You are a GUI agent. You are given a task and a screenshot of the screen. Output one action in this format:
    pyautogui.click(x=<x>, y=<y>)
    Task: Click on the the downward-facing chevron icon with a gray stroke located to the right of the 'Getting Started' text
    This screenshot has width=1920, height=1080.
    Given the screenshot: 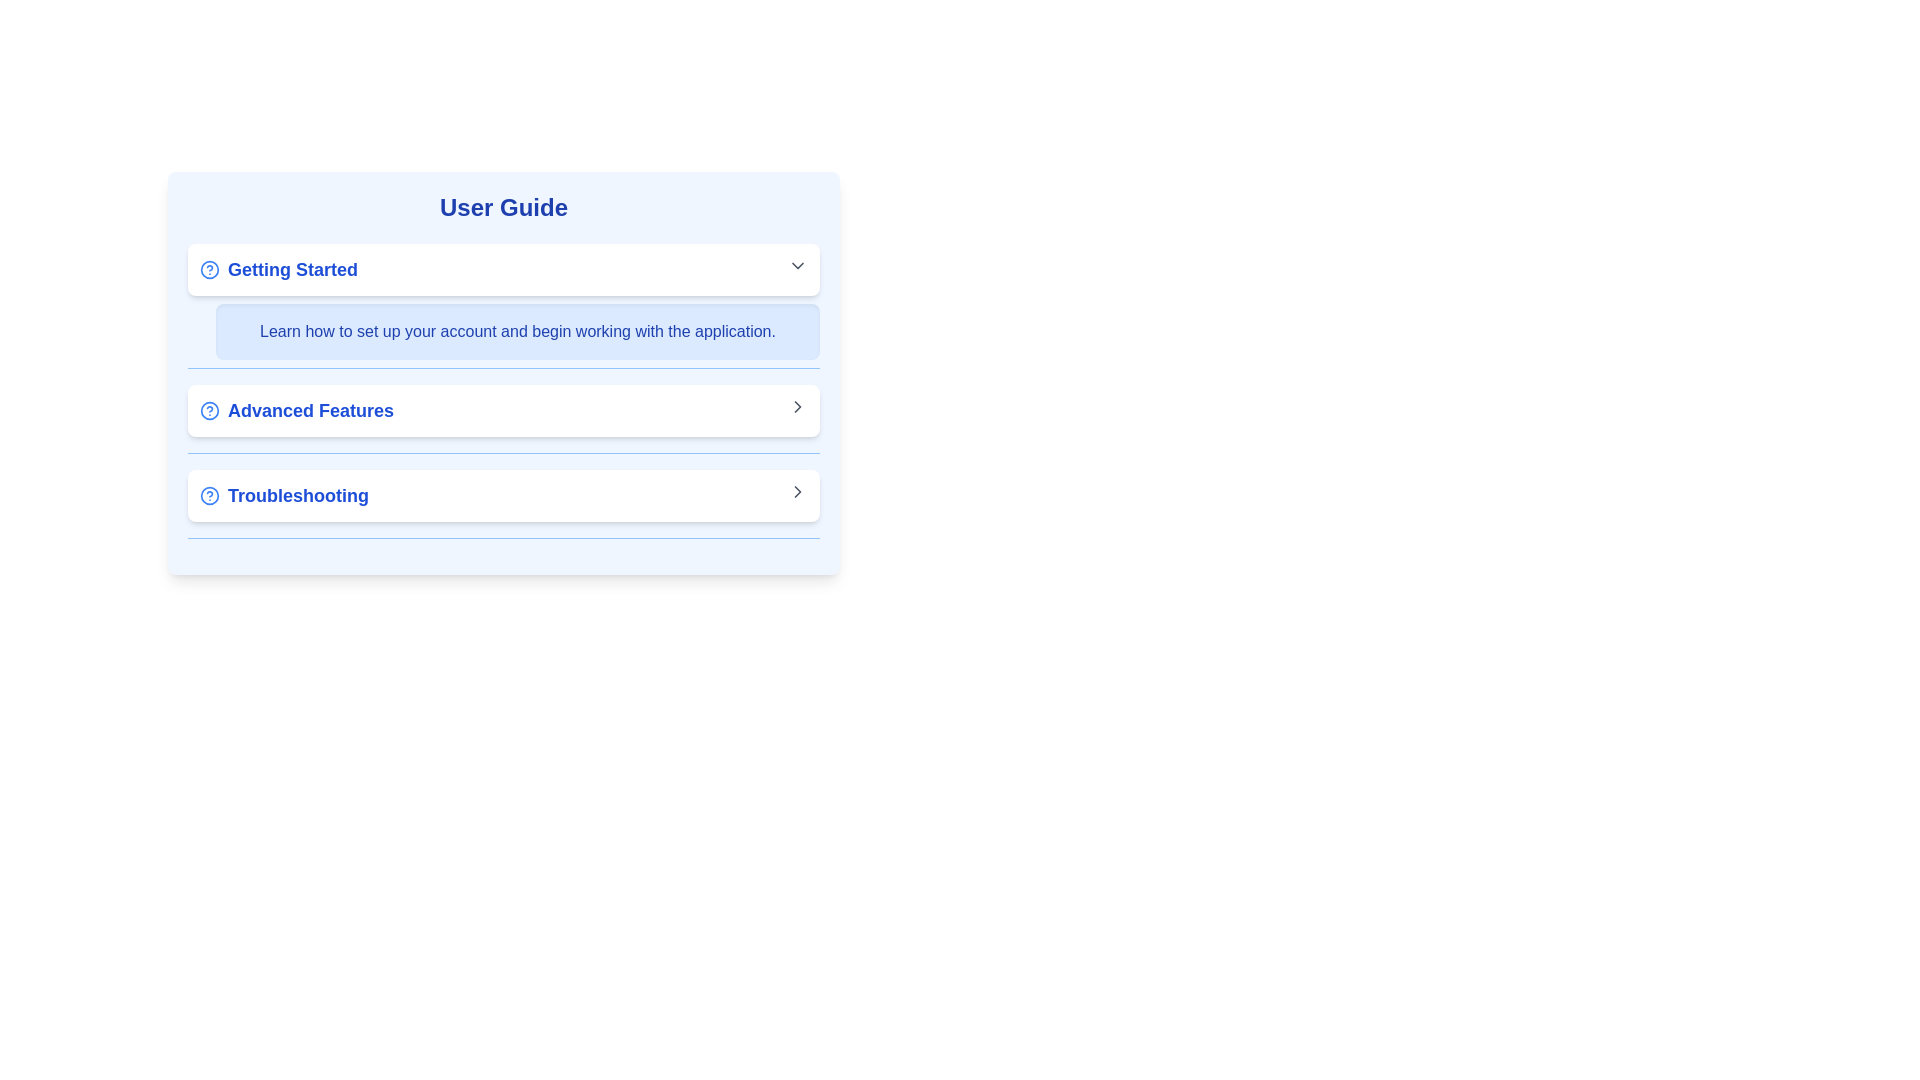 What is the action you would take?
    pyautogui.click(x=796, y=265)
    